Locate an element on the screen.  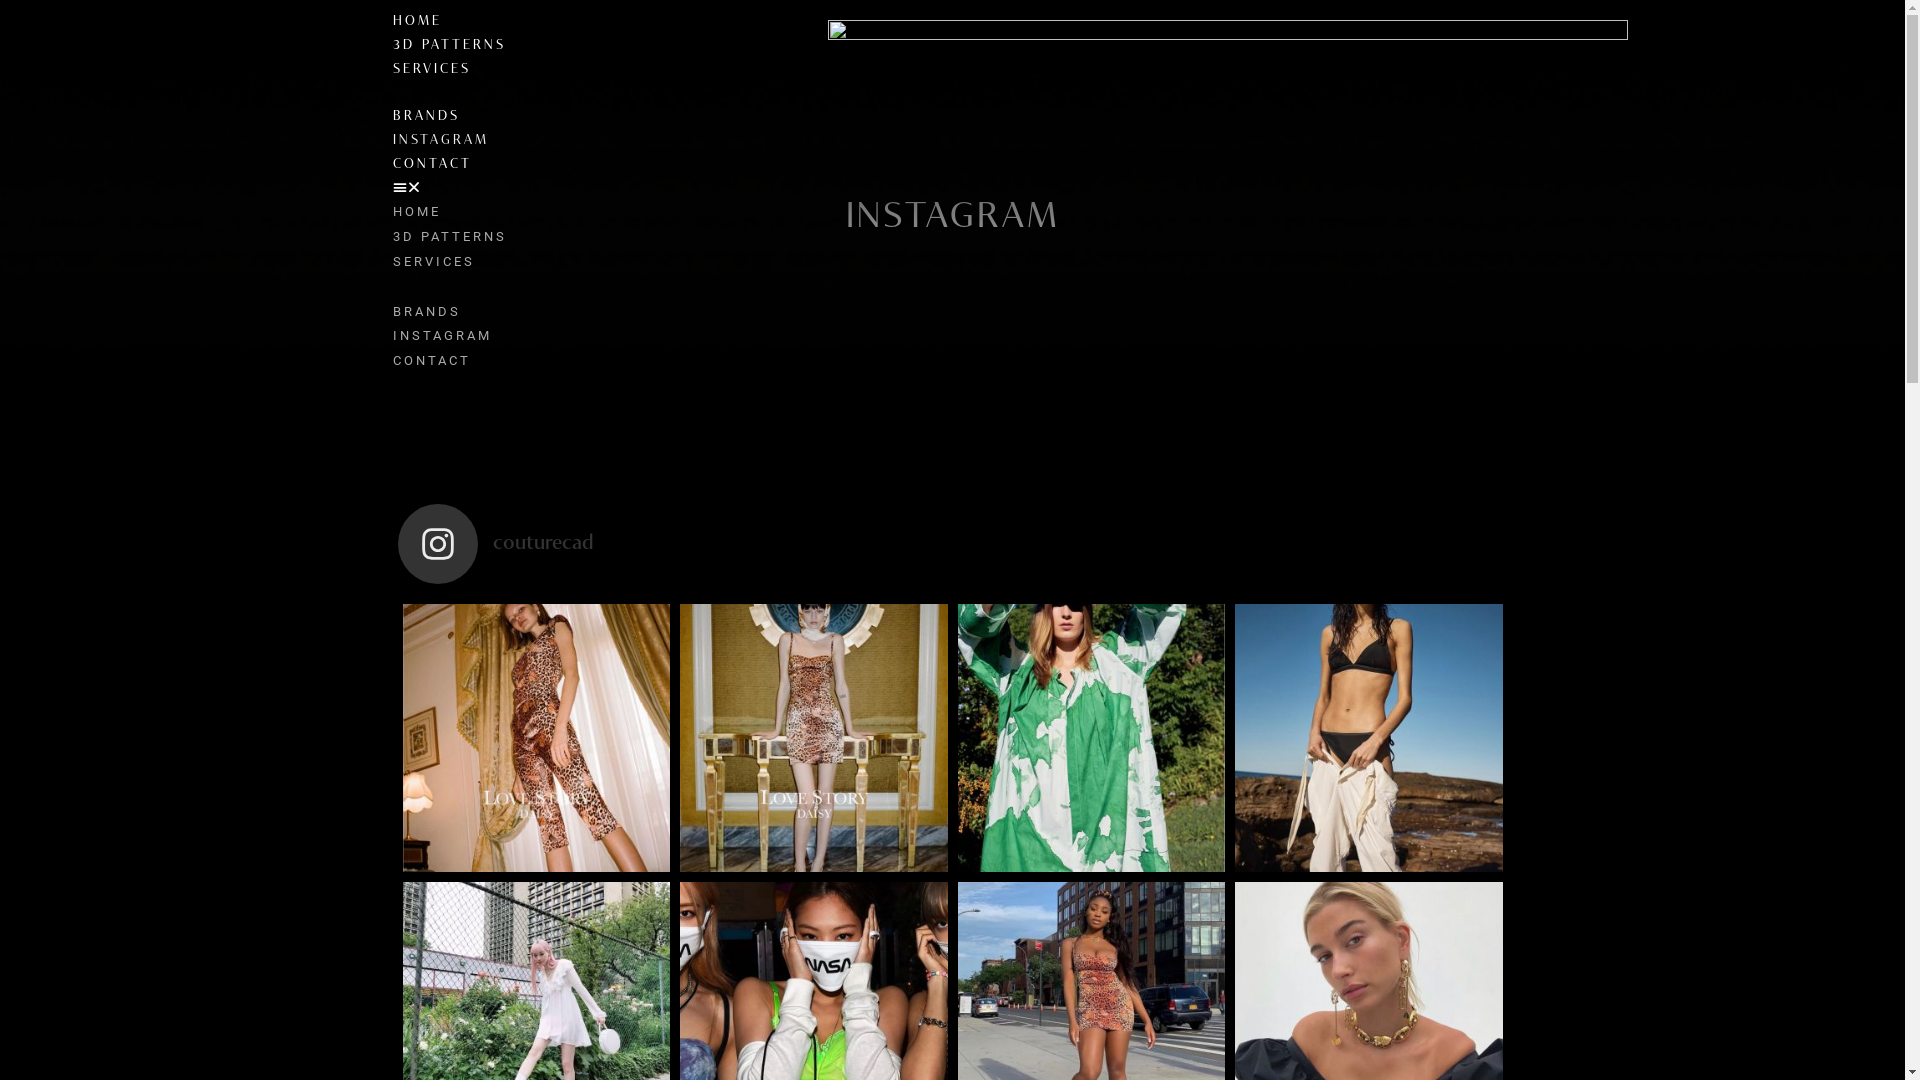
'BRANDS' is located at coordinates (392, 311).